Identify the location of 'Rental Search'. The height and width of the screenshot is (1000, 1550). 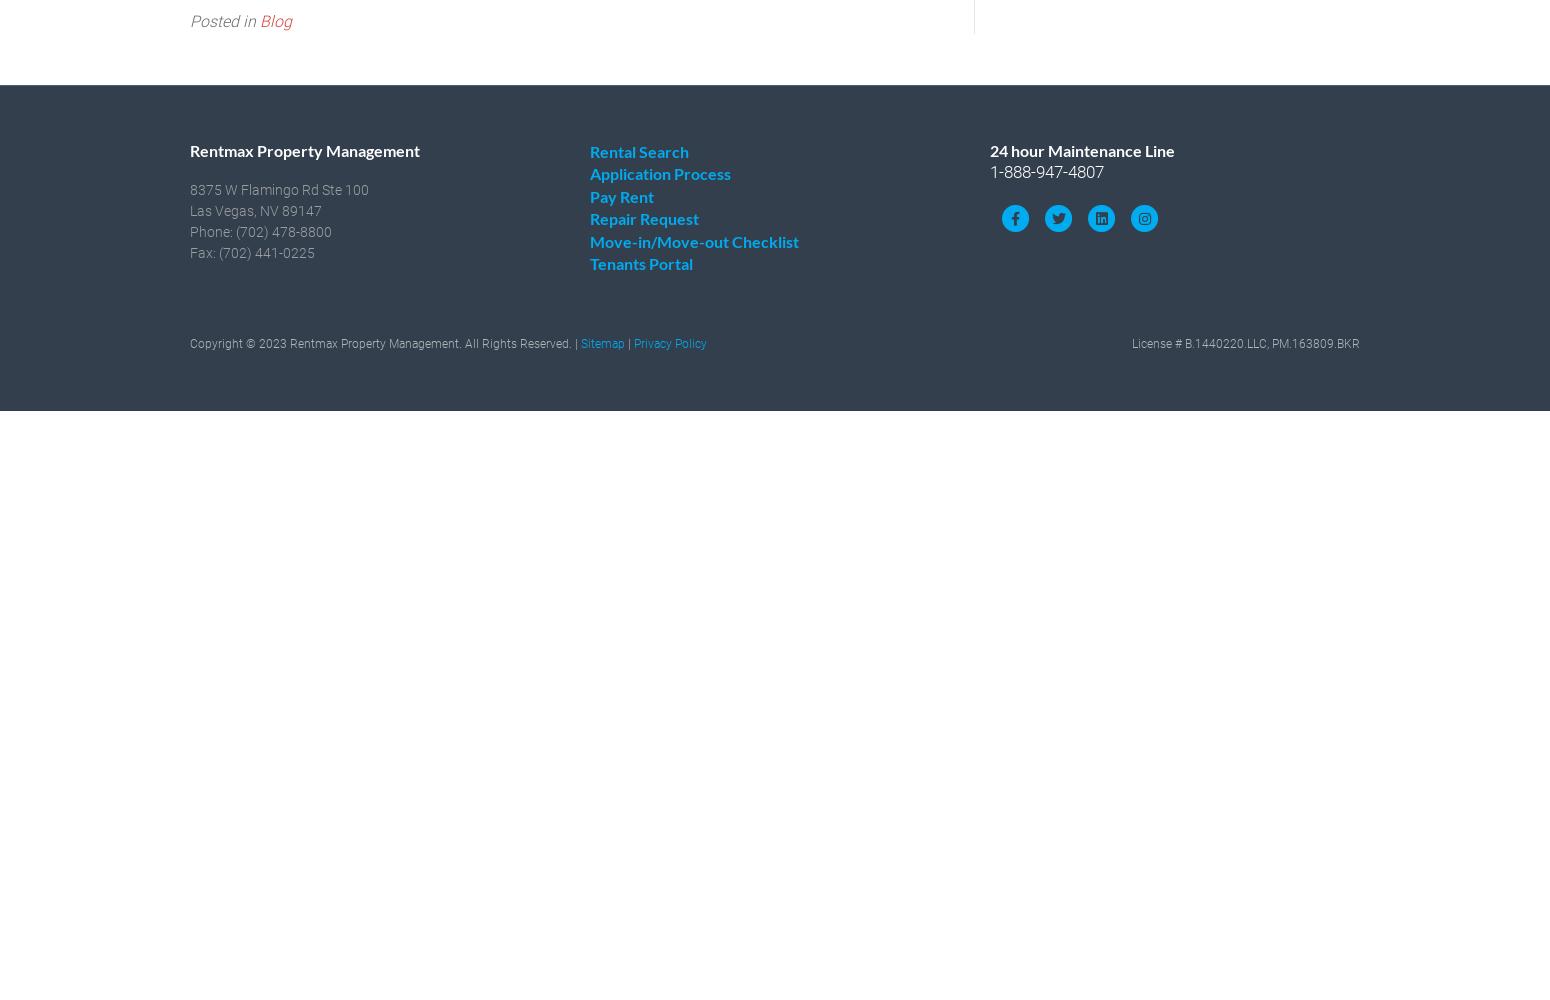
(638, 150).